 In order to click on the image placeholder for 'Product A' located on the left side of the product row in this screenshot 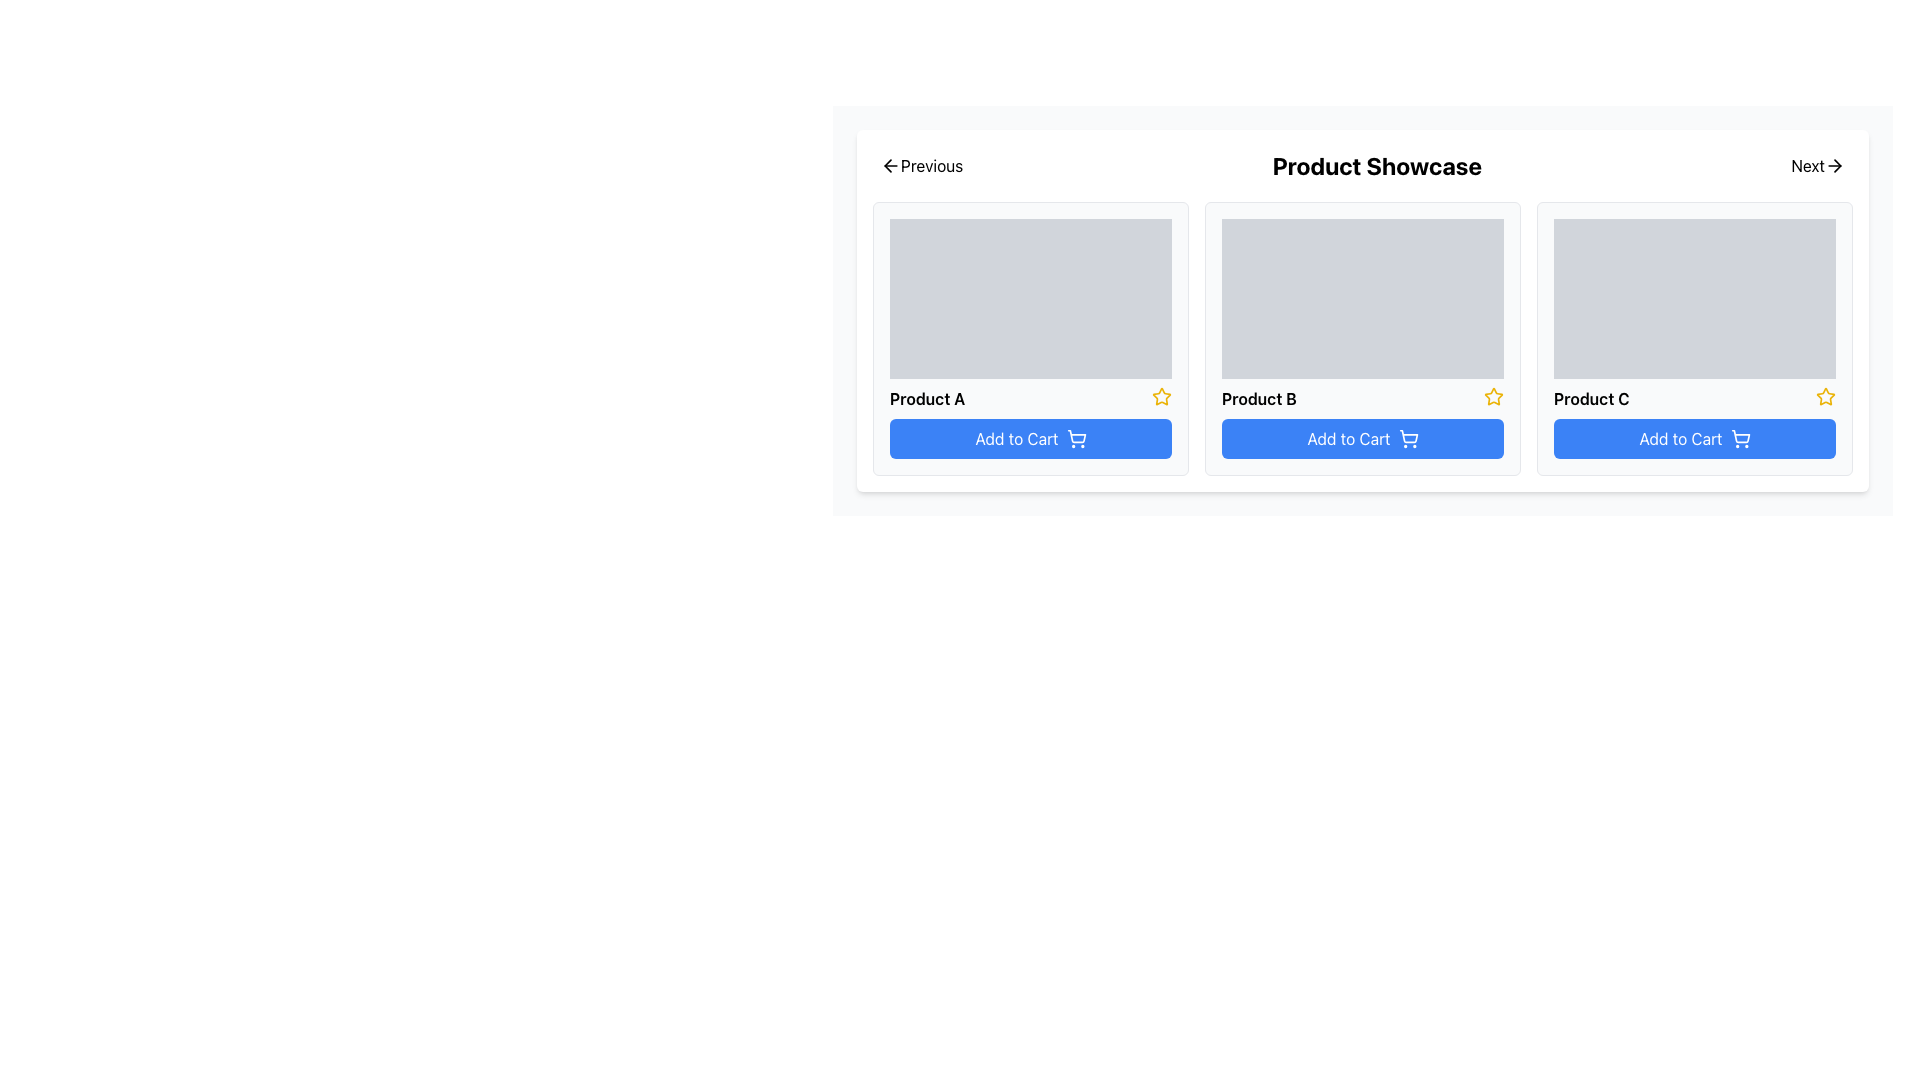, I will do `click(1031, 299)`.